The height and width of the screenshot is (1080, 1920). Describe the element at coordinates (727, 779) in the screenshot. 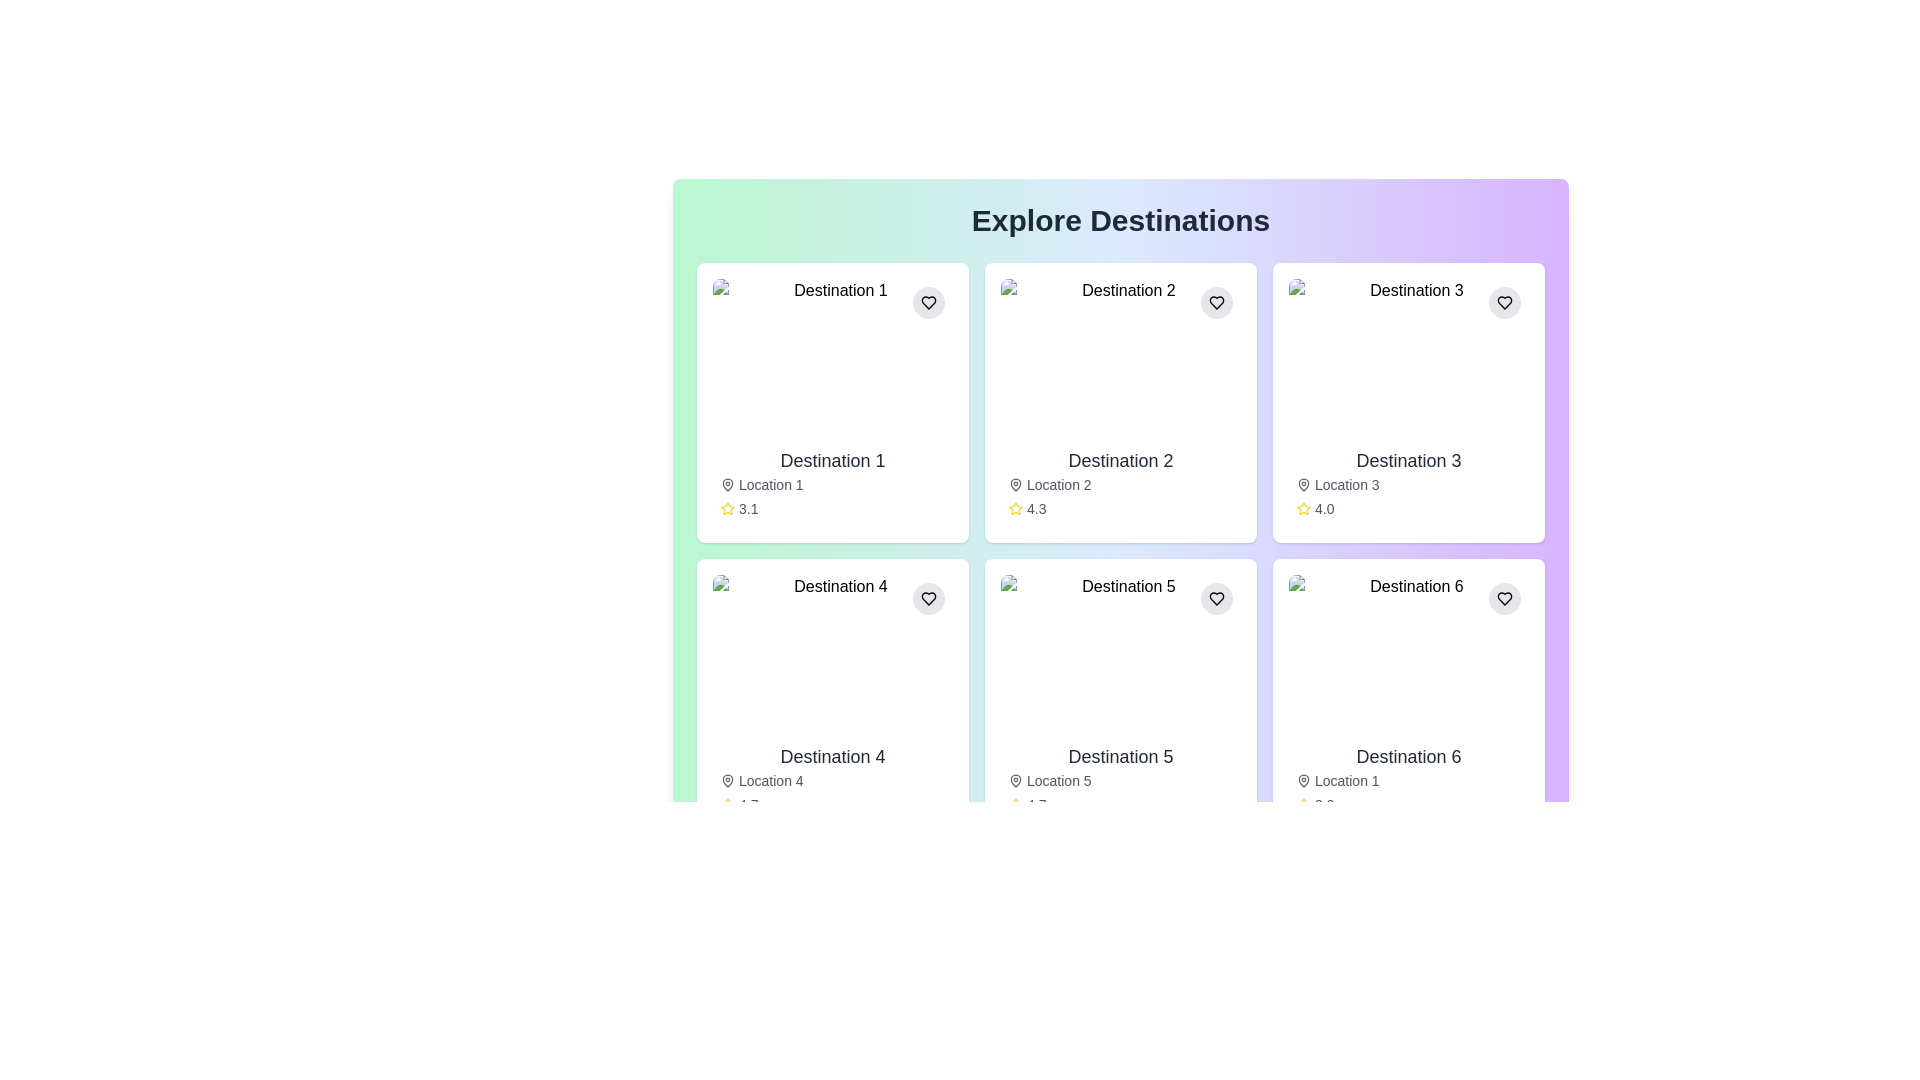

I see `the map pin icon located adjacent to the text 'Location 4' in the lower-left card of the Explore Destinations grid` at that location.